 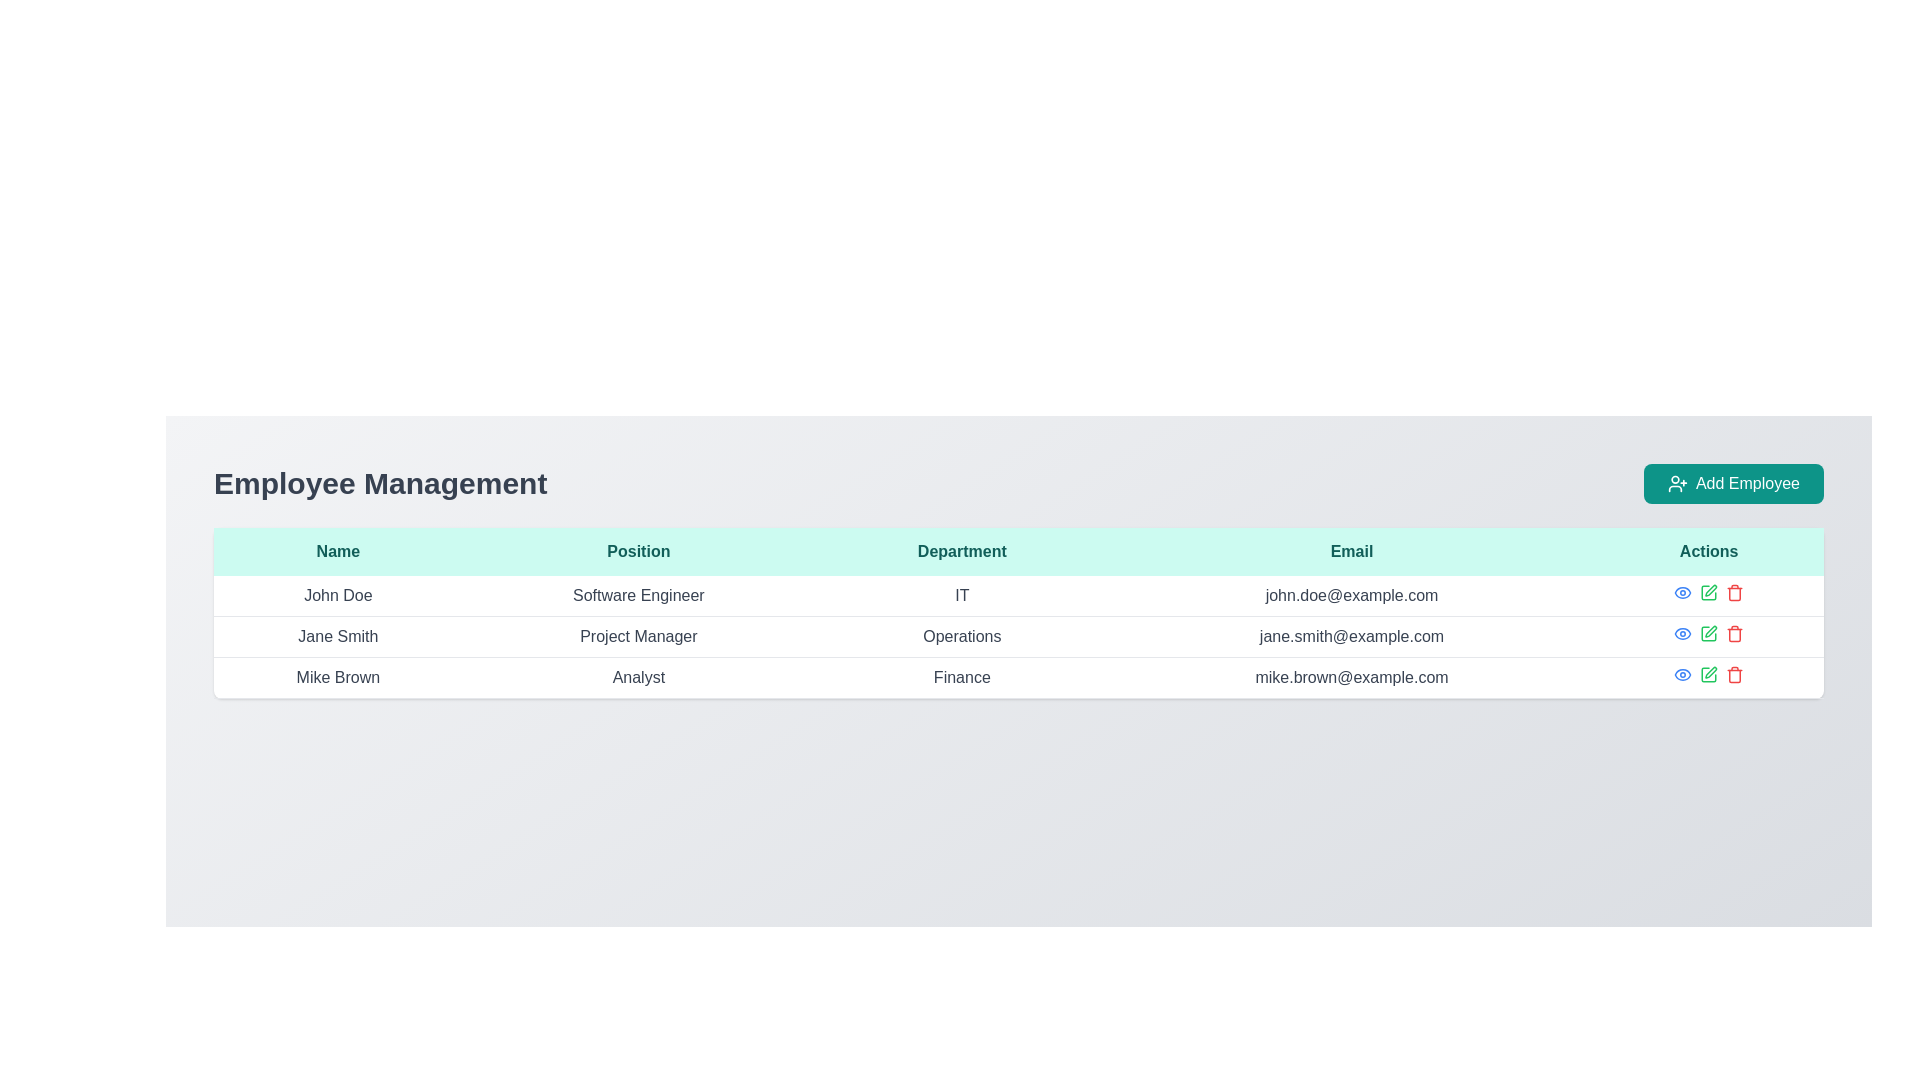 I want to click on the 'Add Employee' button, which is a teal rectangular button with white text and a user icon, located at the top-right corner of the interface, so click(x=1732, y=483).